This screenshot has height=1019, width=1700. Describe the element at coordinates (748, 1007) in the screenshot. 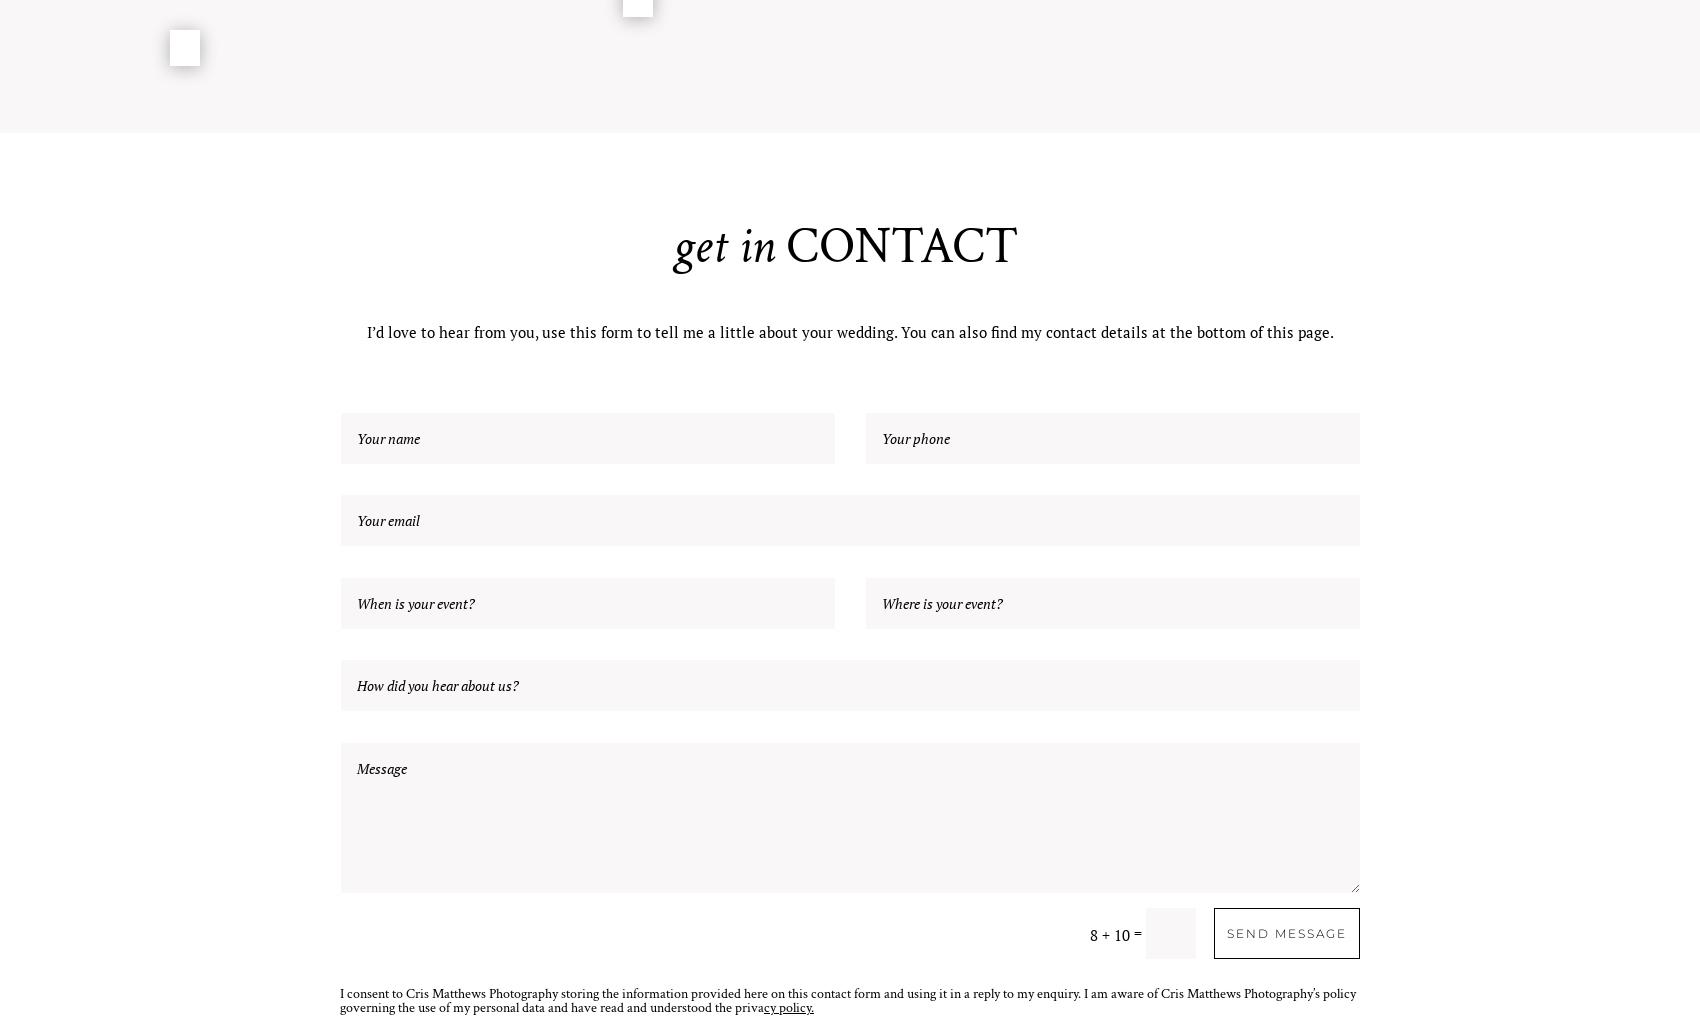

I see `'priva'` at that location.